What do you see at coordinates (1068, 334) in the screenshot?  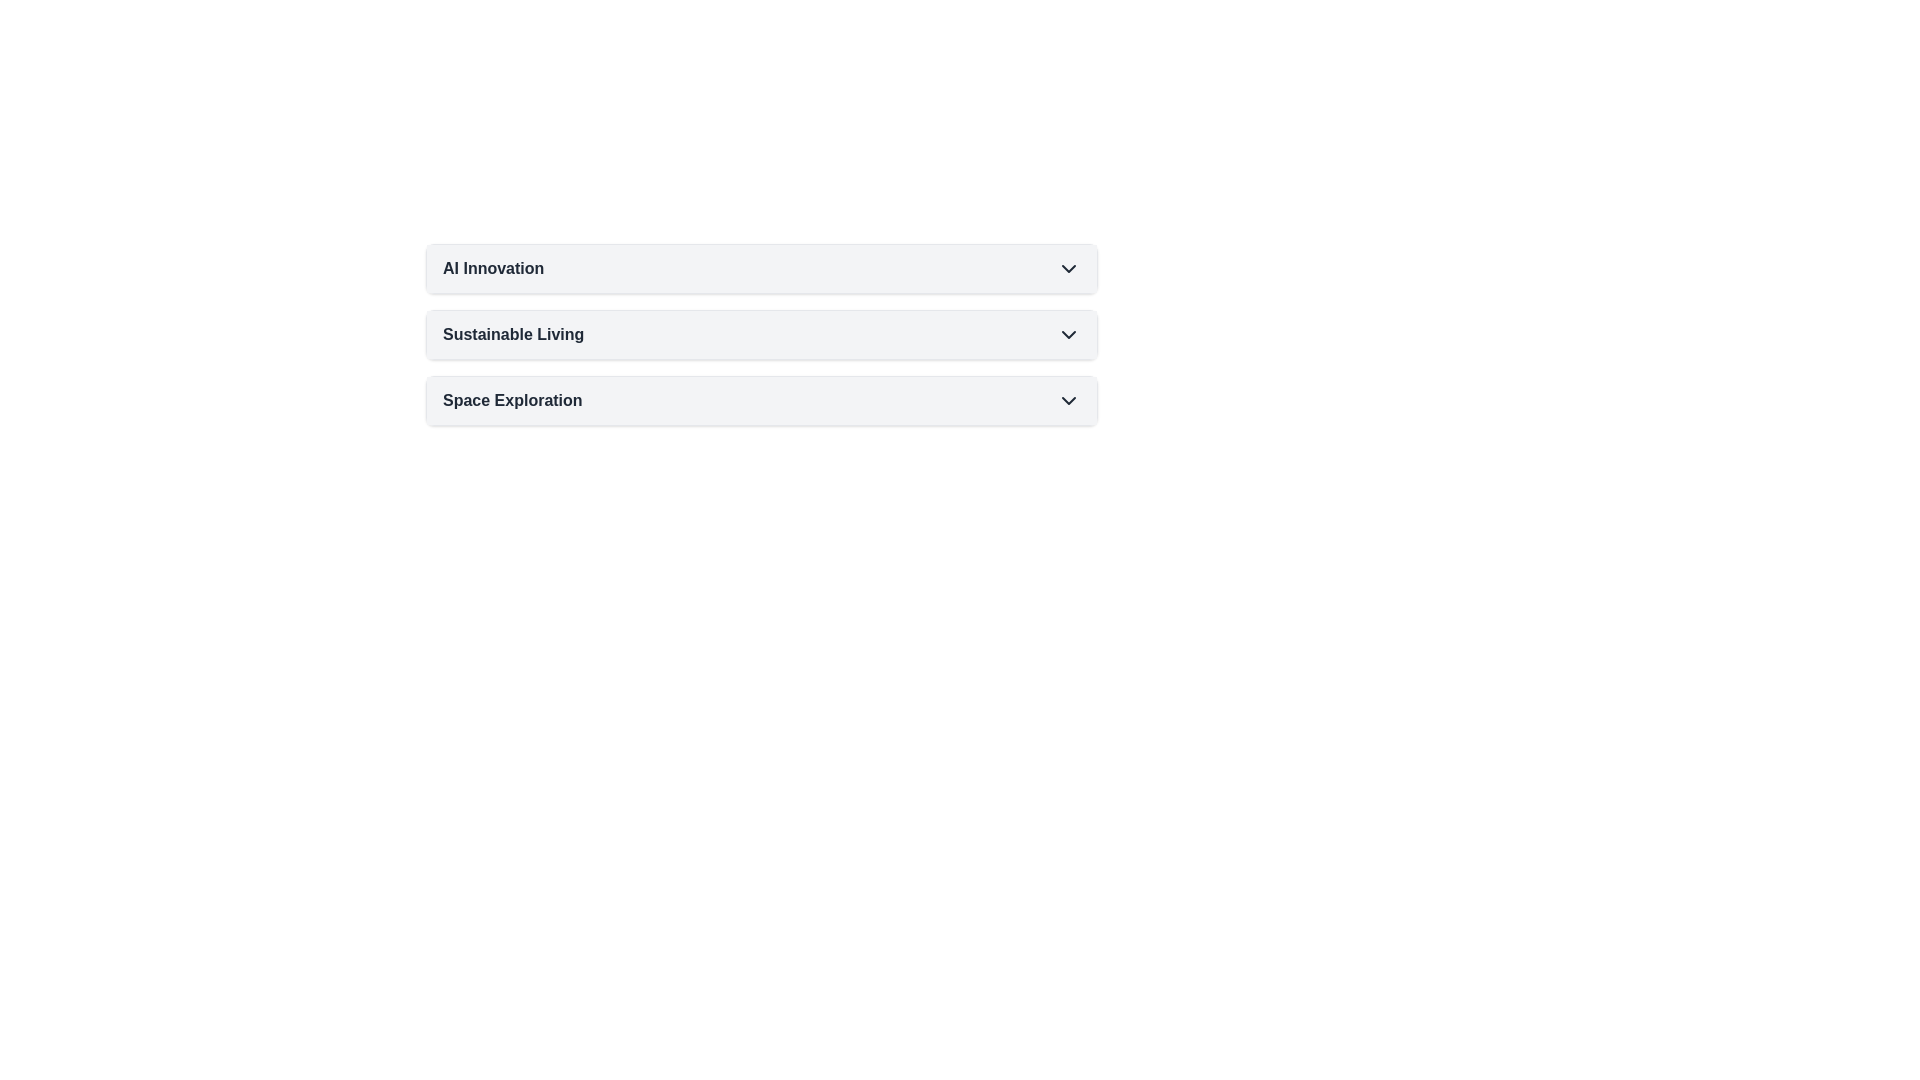 I see `the icon located at the far right side of the 'Sustainable Living' section header` at bounding box center [1068, 334].